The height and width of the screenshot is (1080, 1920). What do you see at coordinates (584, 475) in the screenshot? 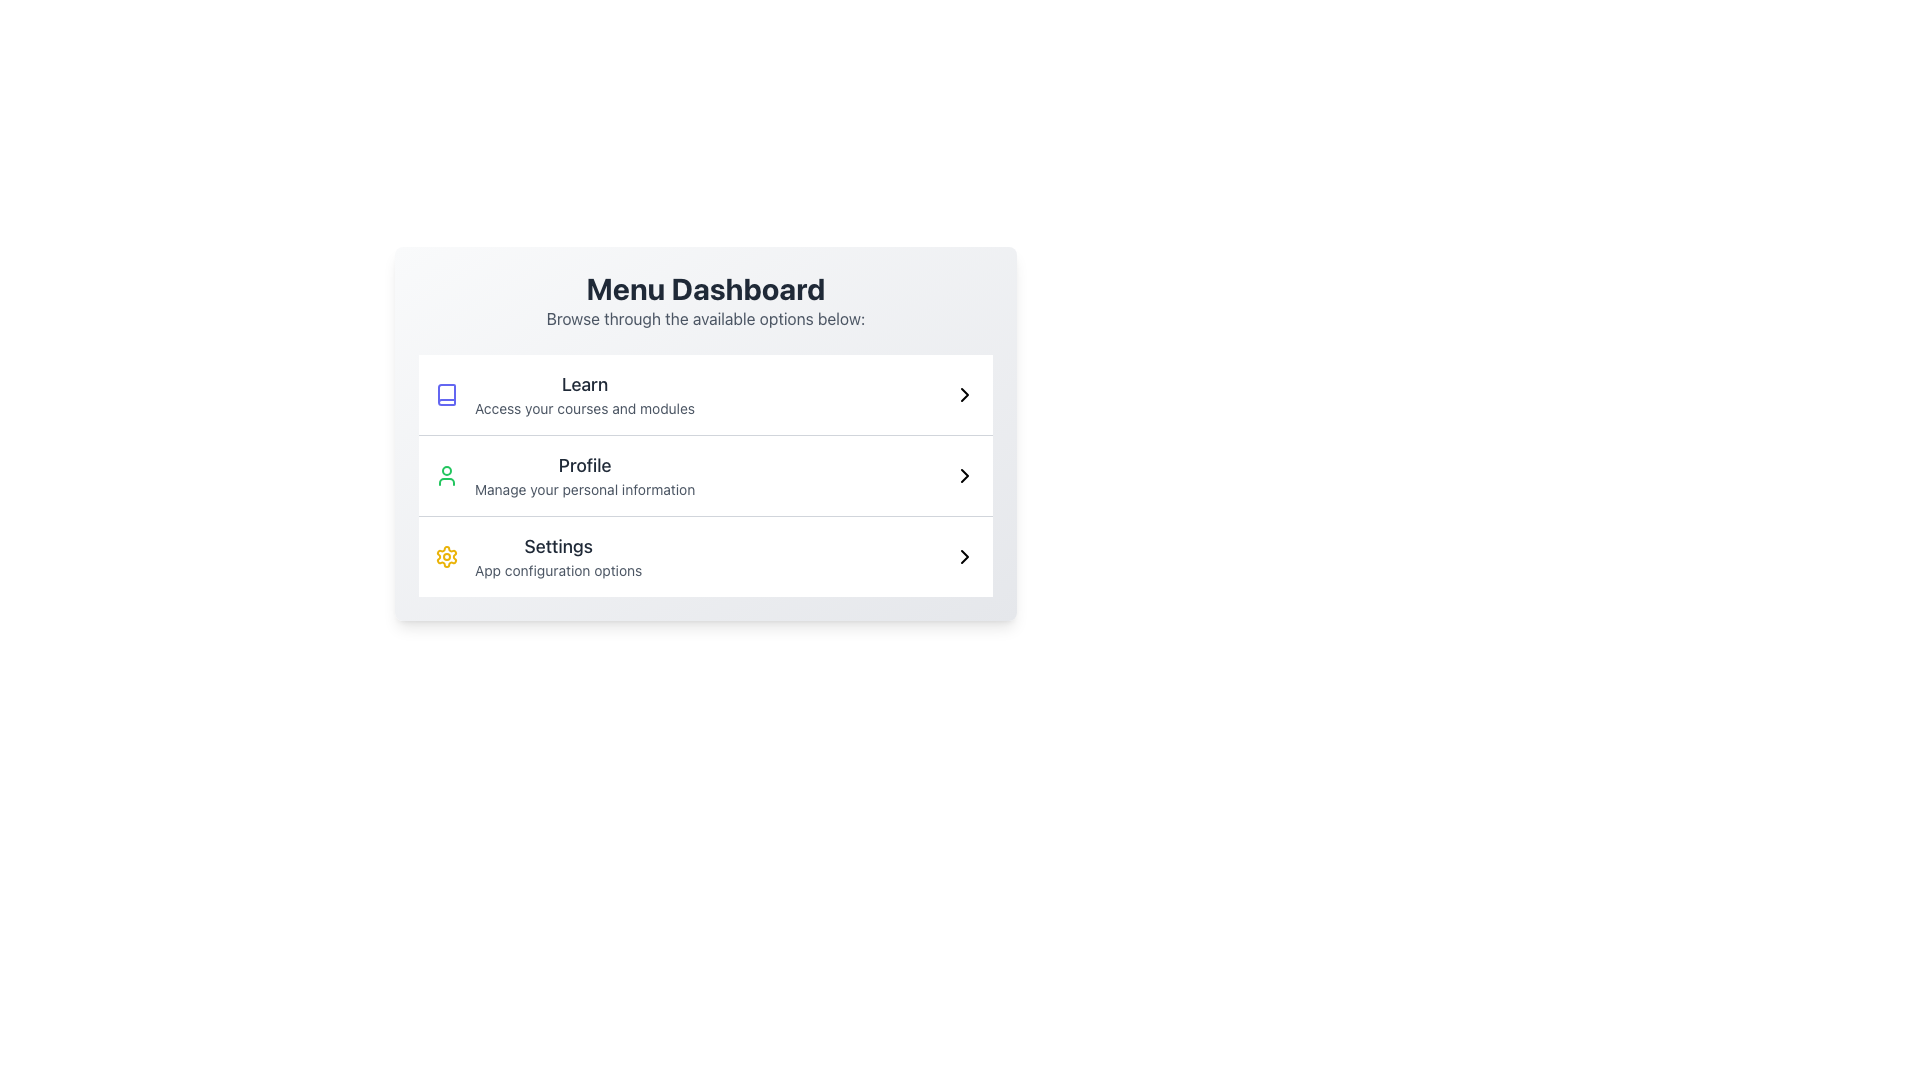
I see `the second clickable menu item in the profile settings` at bounding box center [584, 475].